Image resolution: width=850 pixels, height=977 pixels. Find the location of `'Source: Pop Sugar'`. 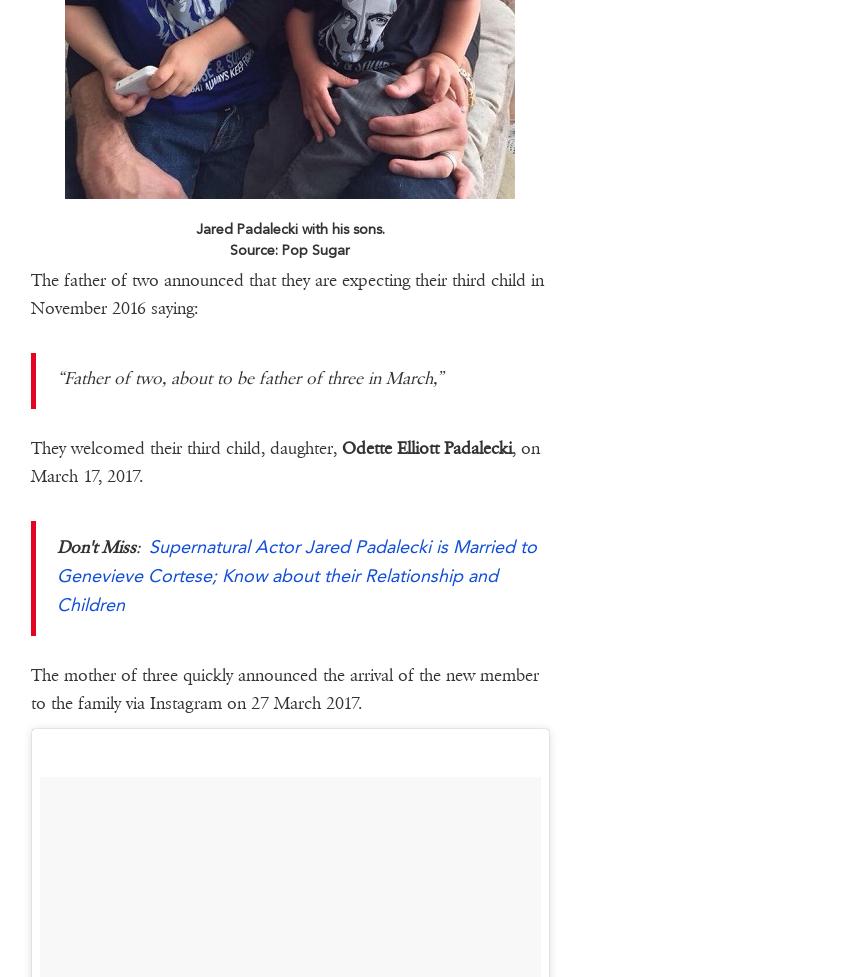

'Source: Pop Sugar' is located at coordinates (289, 248).